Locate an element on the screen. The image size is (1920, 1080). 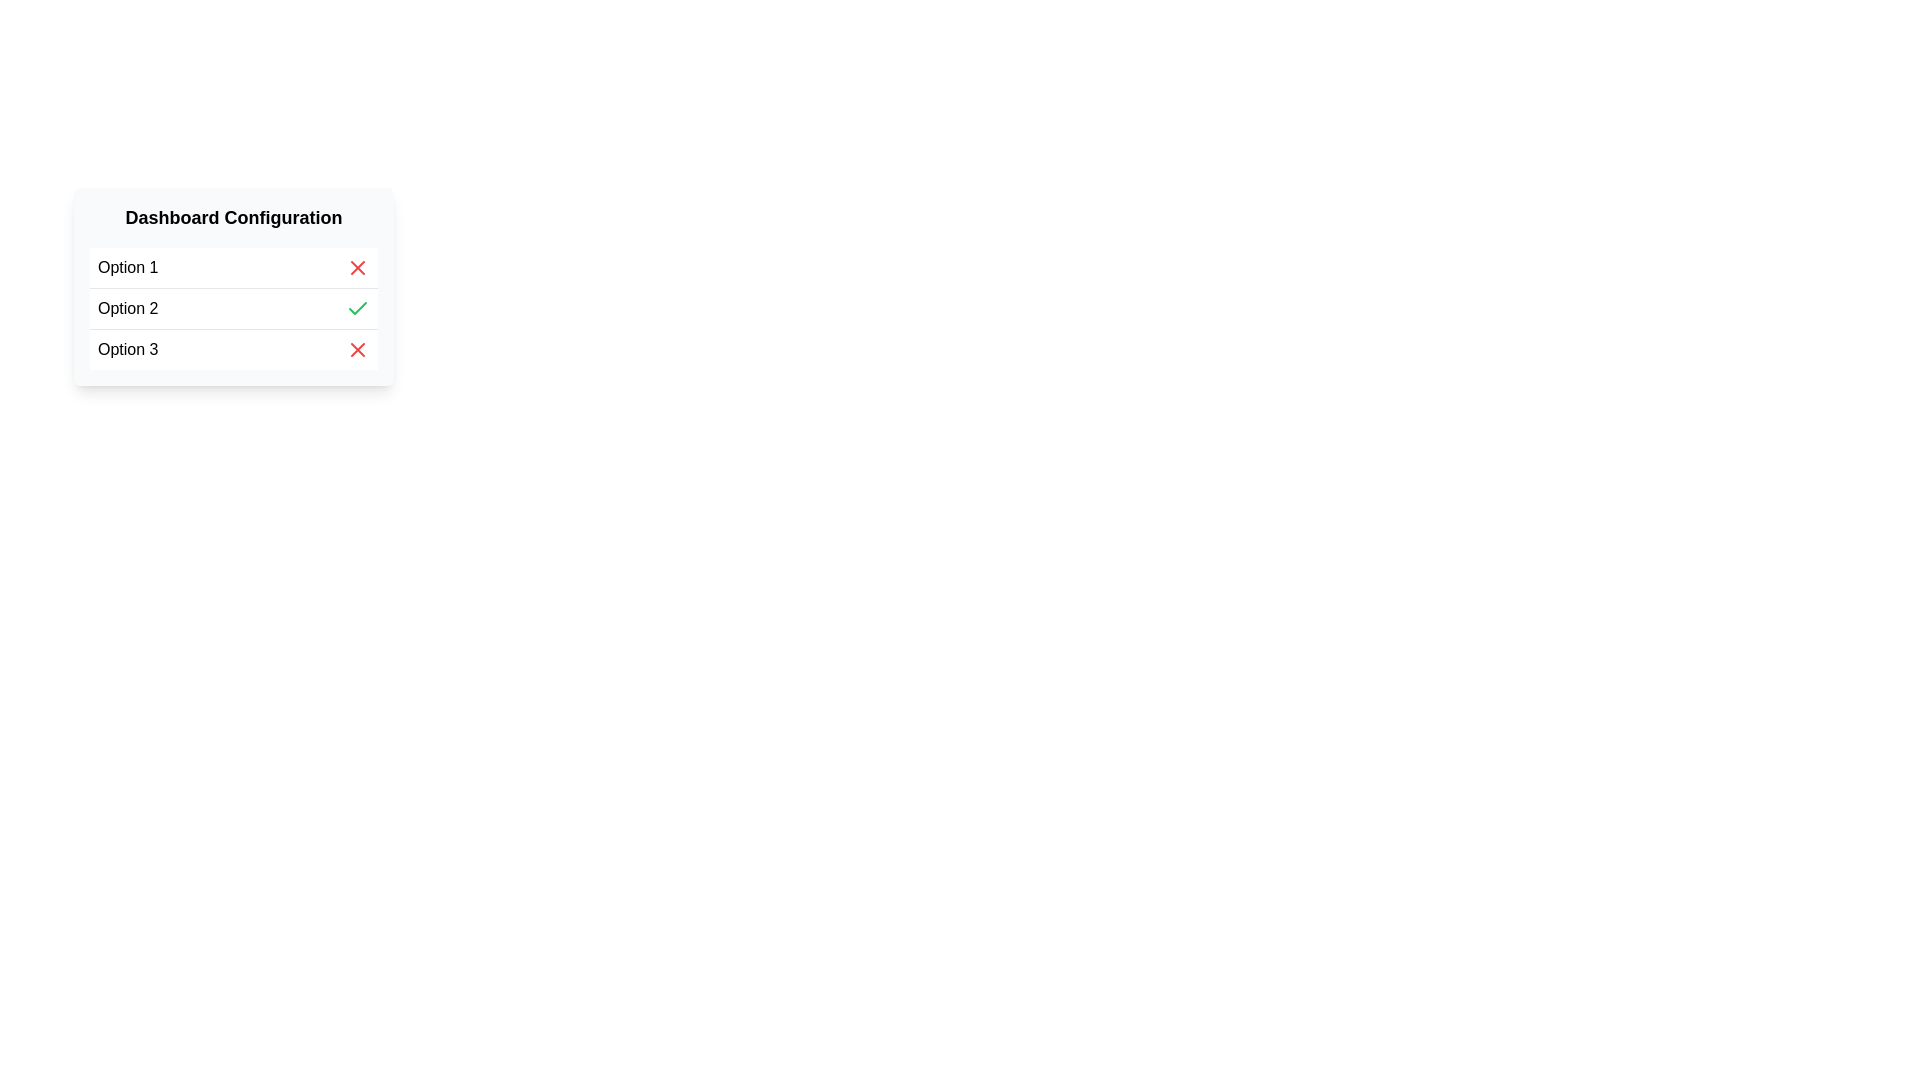
the text label displaying 'Option 1', which is the first item in a structured list with a black font on a white background is located at coordinates (127, 266).